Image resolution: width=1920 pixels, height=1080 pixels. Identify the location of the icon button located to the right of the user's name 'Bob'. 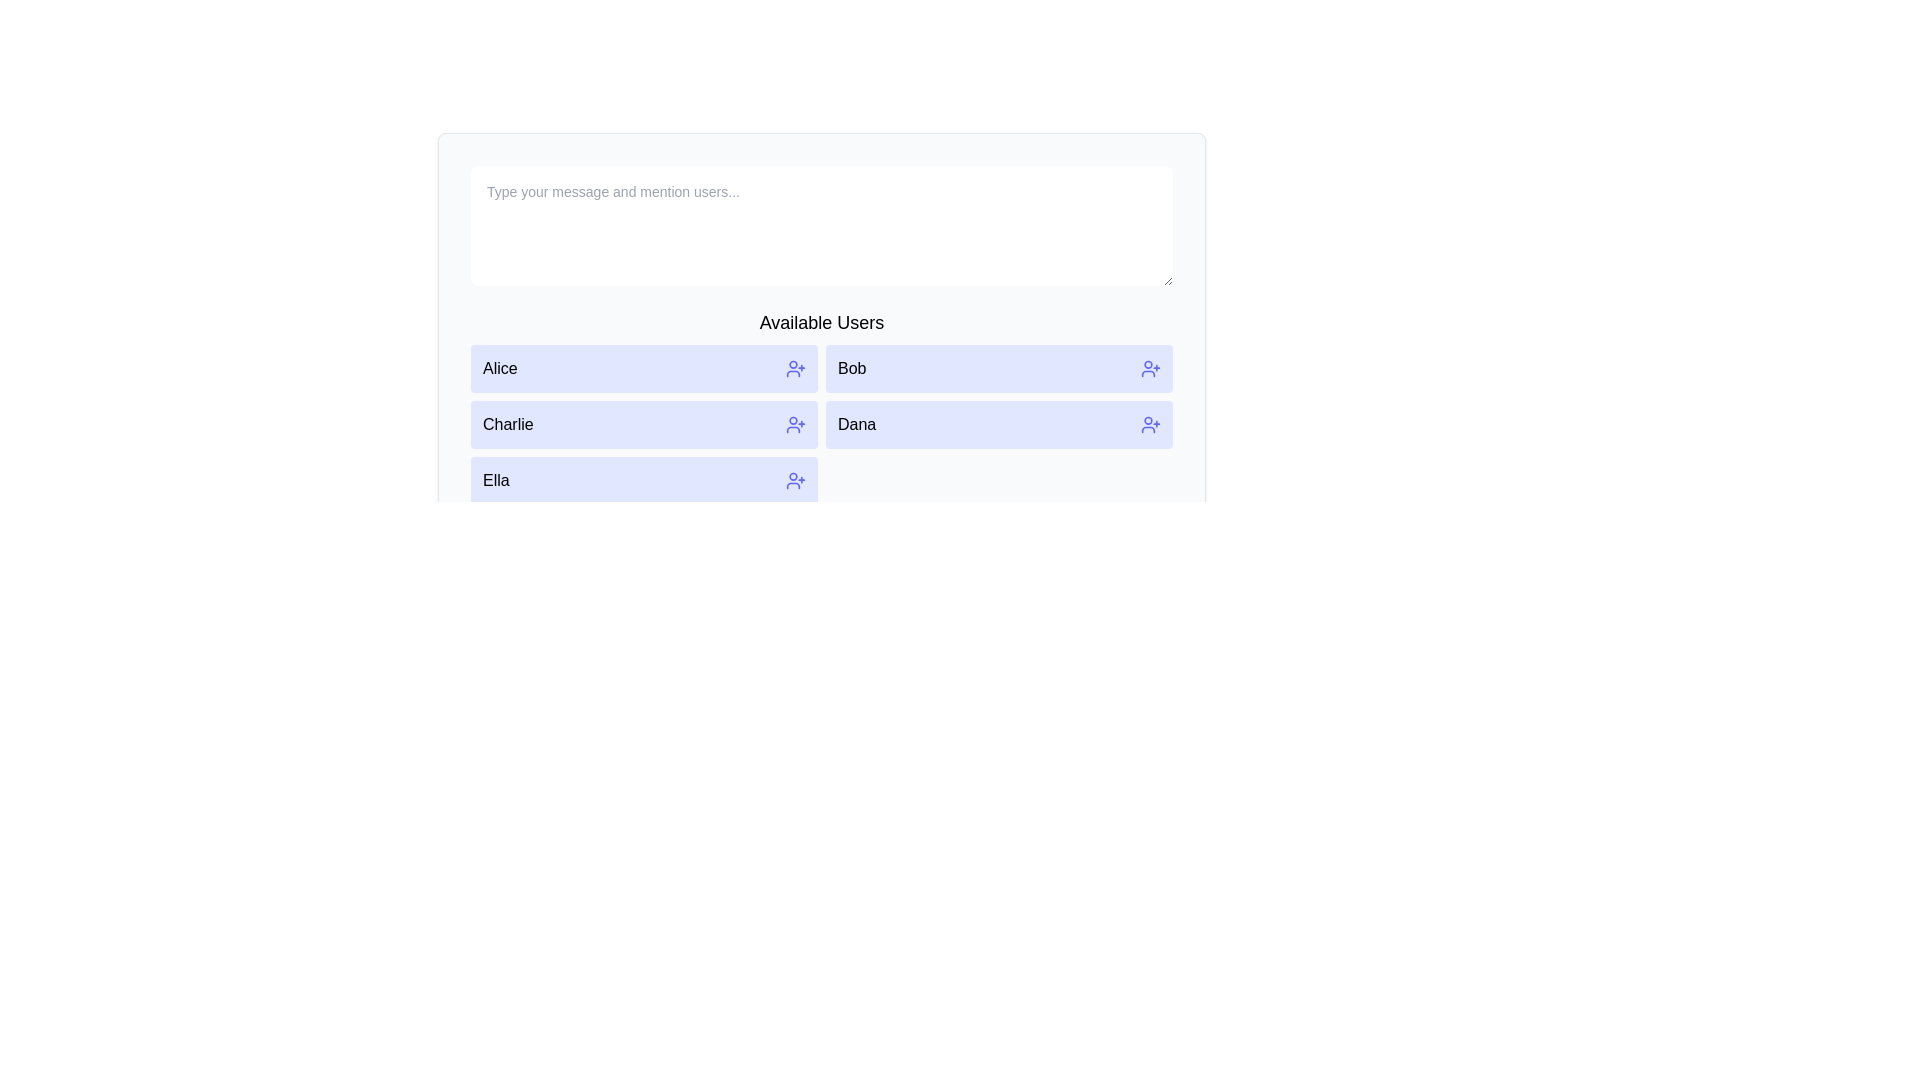
(1151, 369).